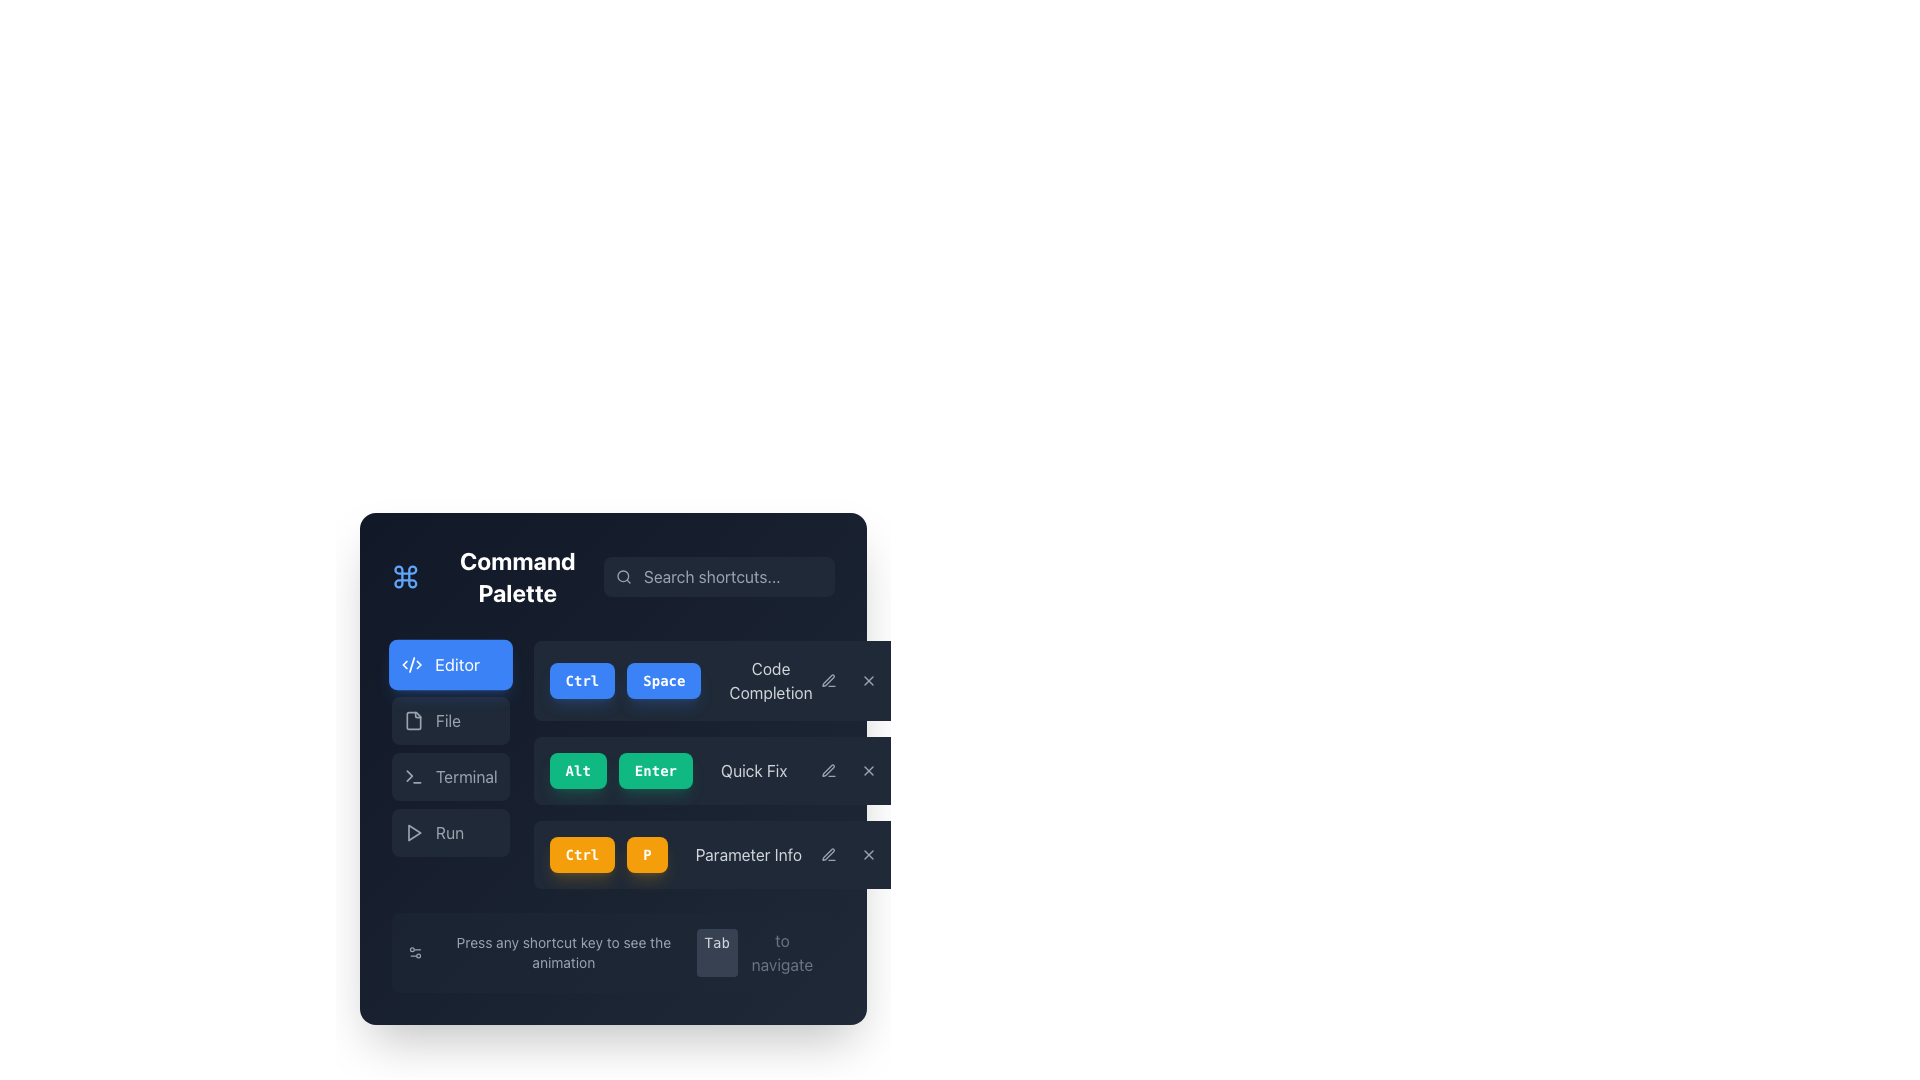 This screenshot has width=1920, height=1080. I want to click on the pen icon located in the dark-themed menu bar, so click(828, 770).